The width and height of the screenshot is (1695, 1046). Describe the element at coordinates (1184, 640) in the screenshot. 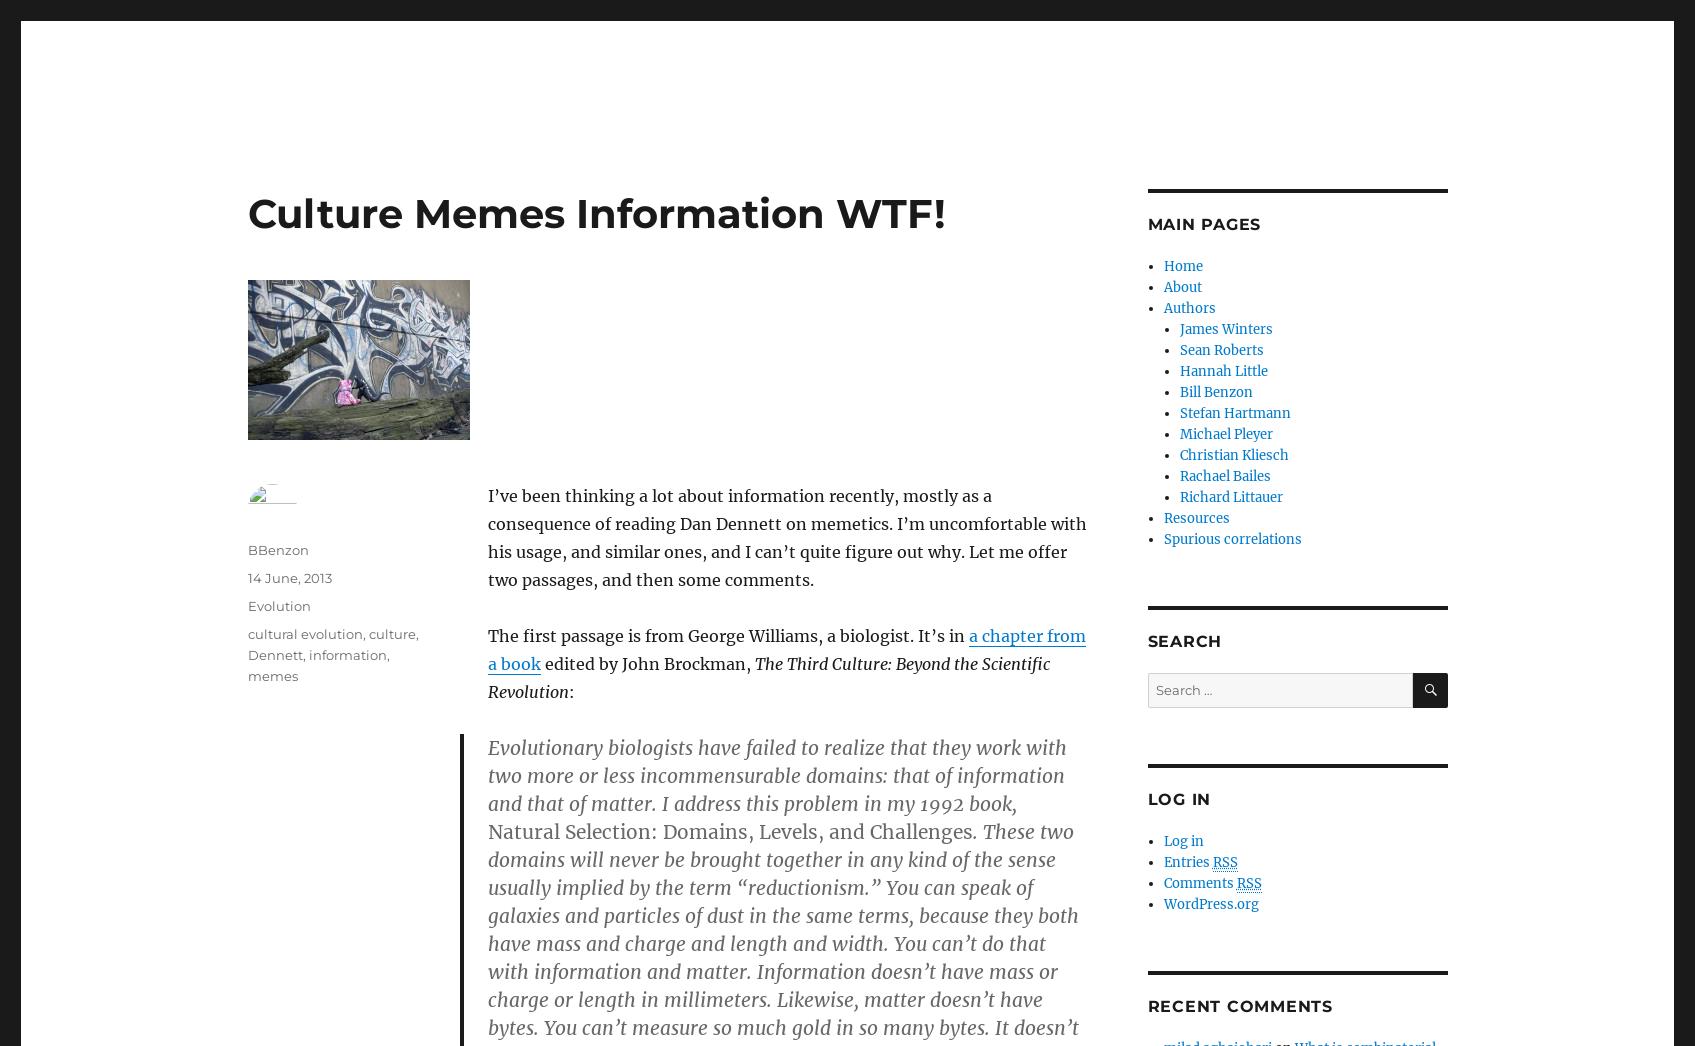

I see `'Search'` at that location.